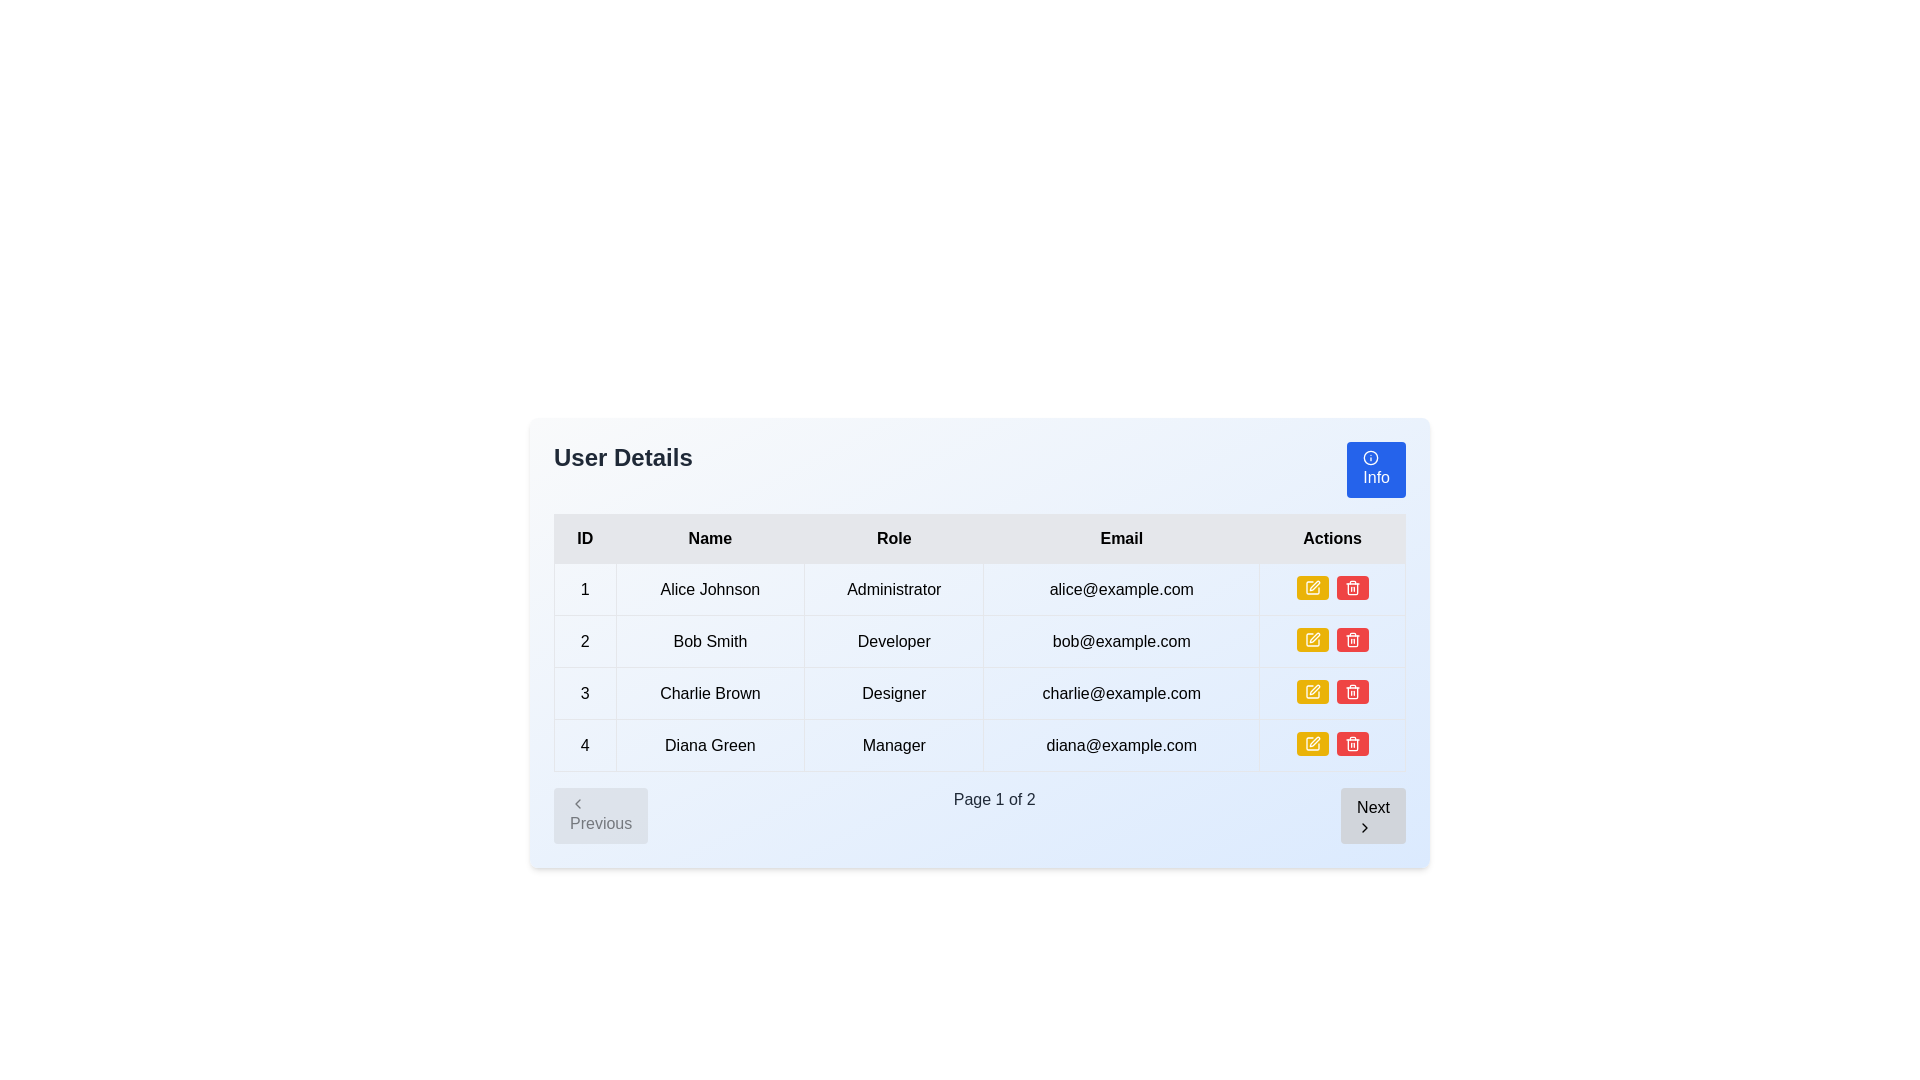 The height and width of the screenshot is (1080, 1920). I want to click on the delete button located in the 'Actions' column of the fourth row in the 'User Details' table, so click(1352, 690).